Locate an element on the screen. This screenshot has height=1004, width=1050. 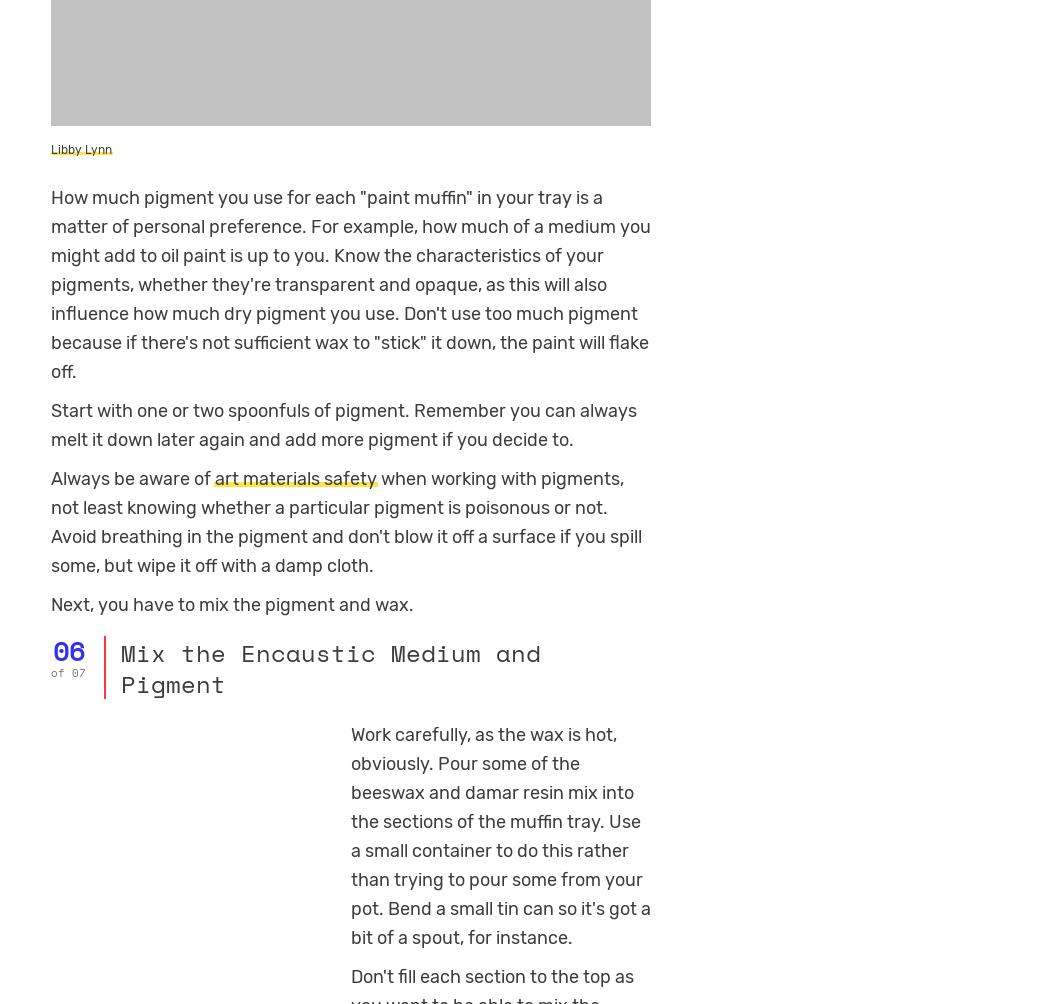
'Work carefully, as the wax is hot, obviously. Pour some of the beeswax and damar resin mix into the sections of the muffin tray. Use a small container to do this rather than trying to pour some from your pot. Bend a small tin can so it's got a bit of a spout, for instance.' is located at coordinates (499, 835).